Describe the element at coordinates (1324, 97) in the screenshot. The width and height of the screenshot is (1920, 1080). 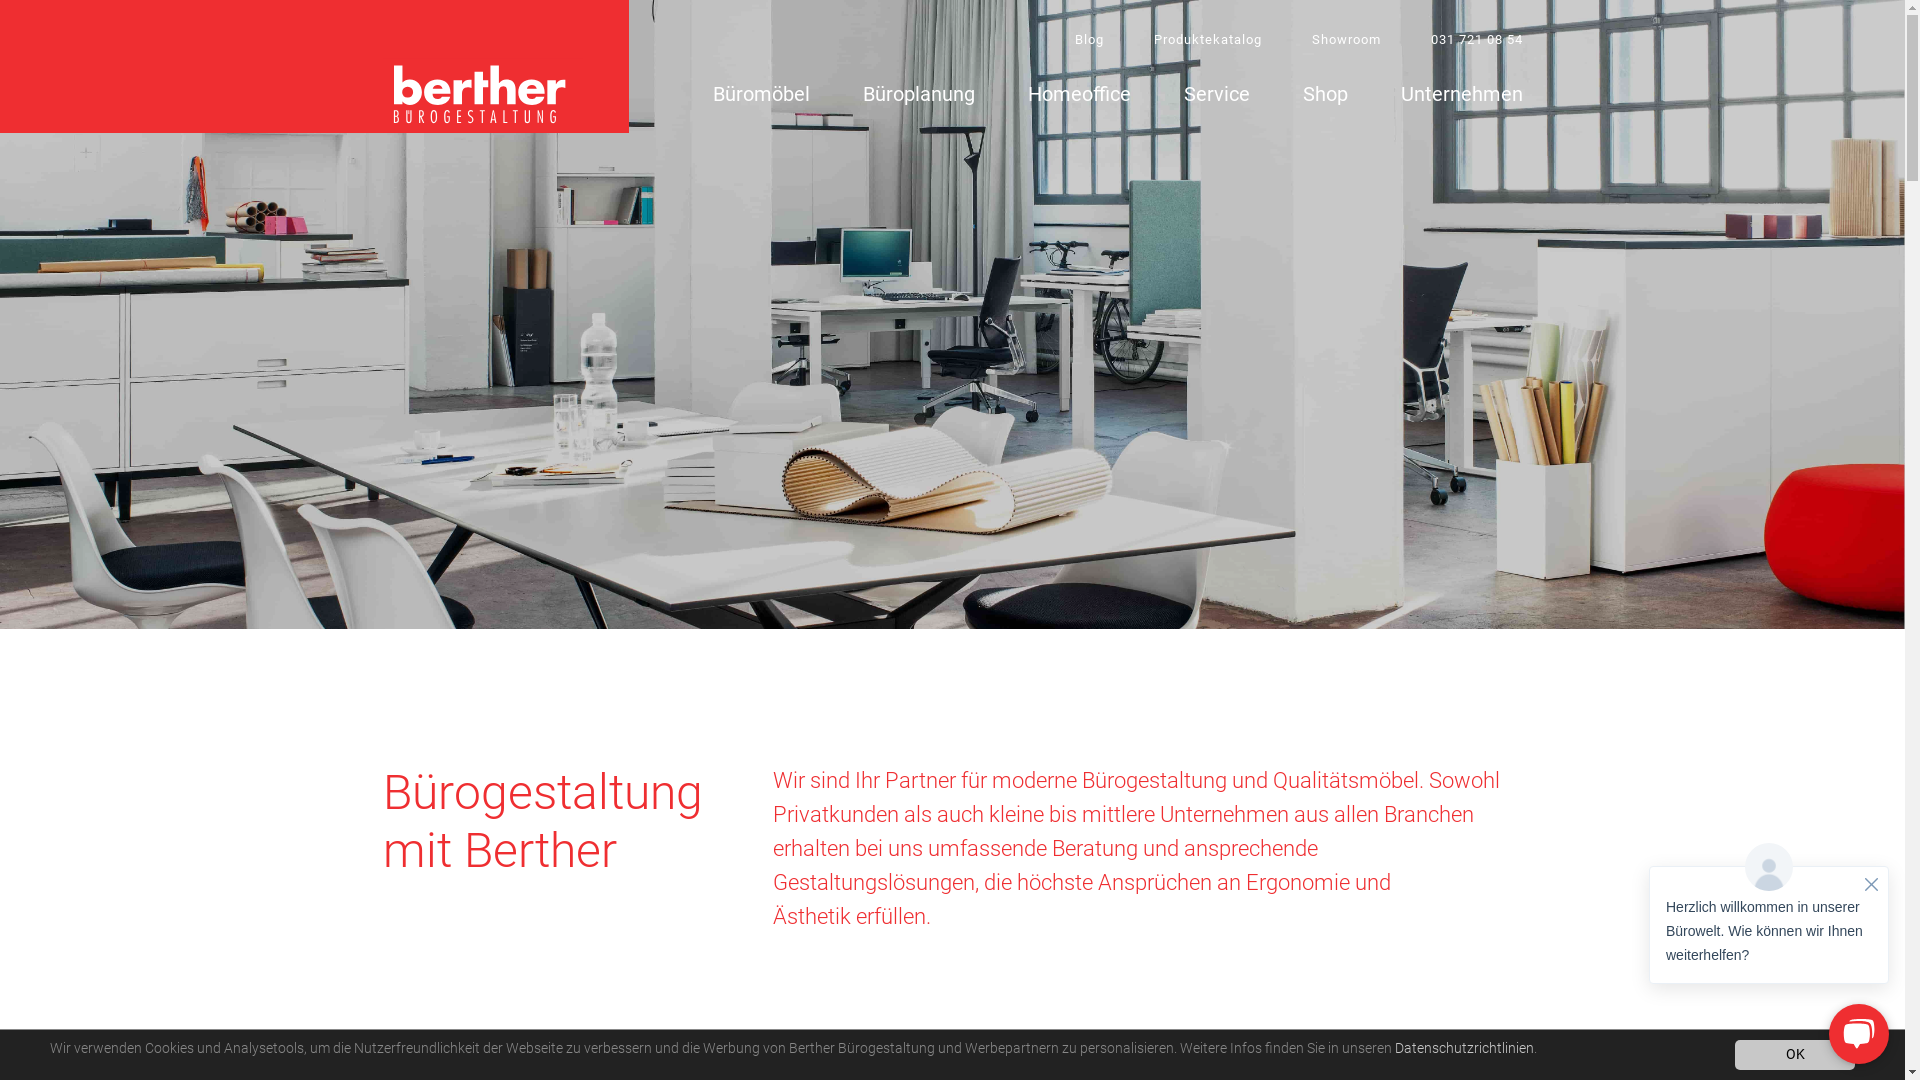
I see `'Shop'` at that location.